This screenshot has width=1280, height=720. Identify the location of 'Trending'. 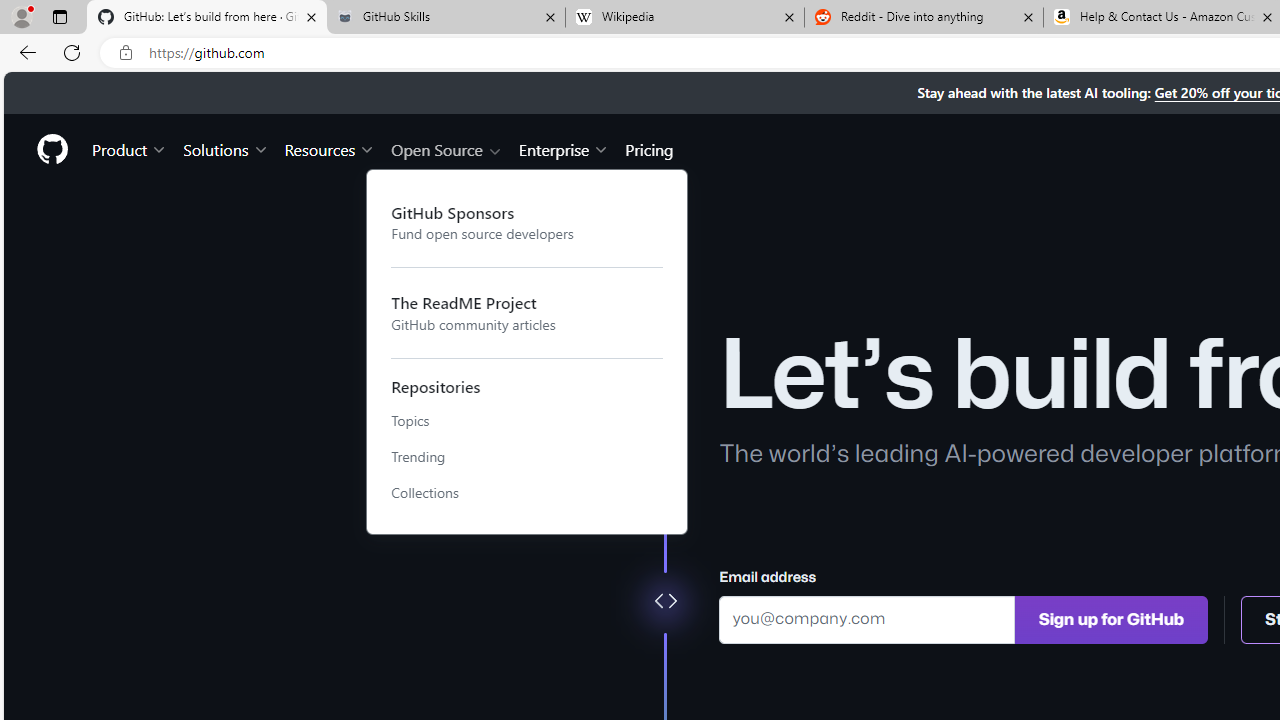
(527, 457).